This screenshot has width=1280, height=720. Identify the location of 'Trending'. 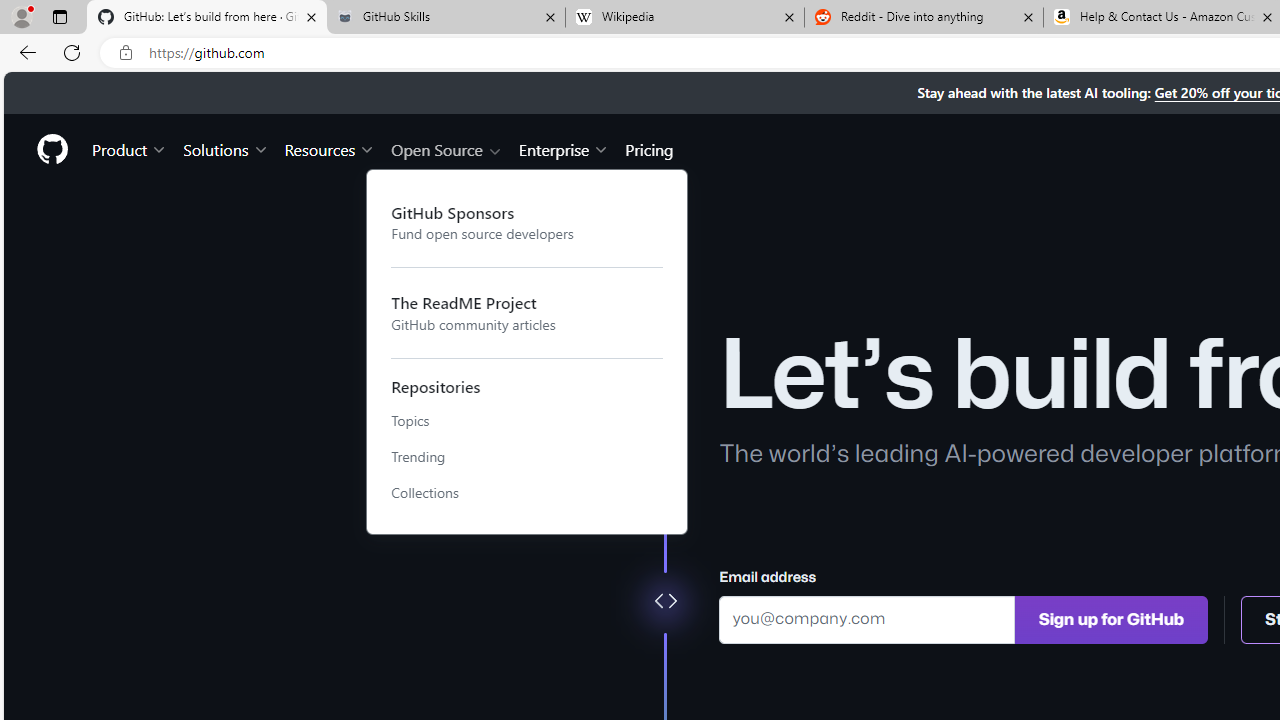
(527, 457).